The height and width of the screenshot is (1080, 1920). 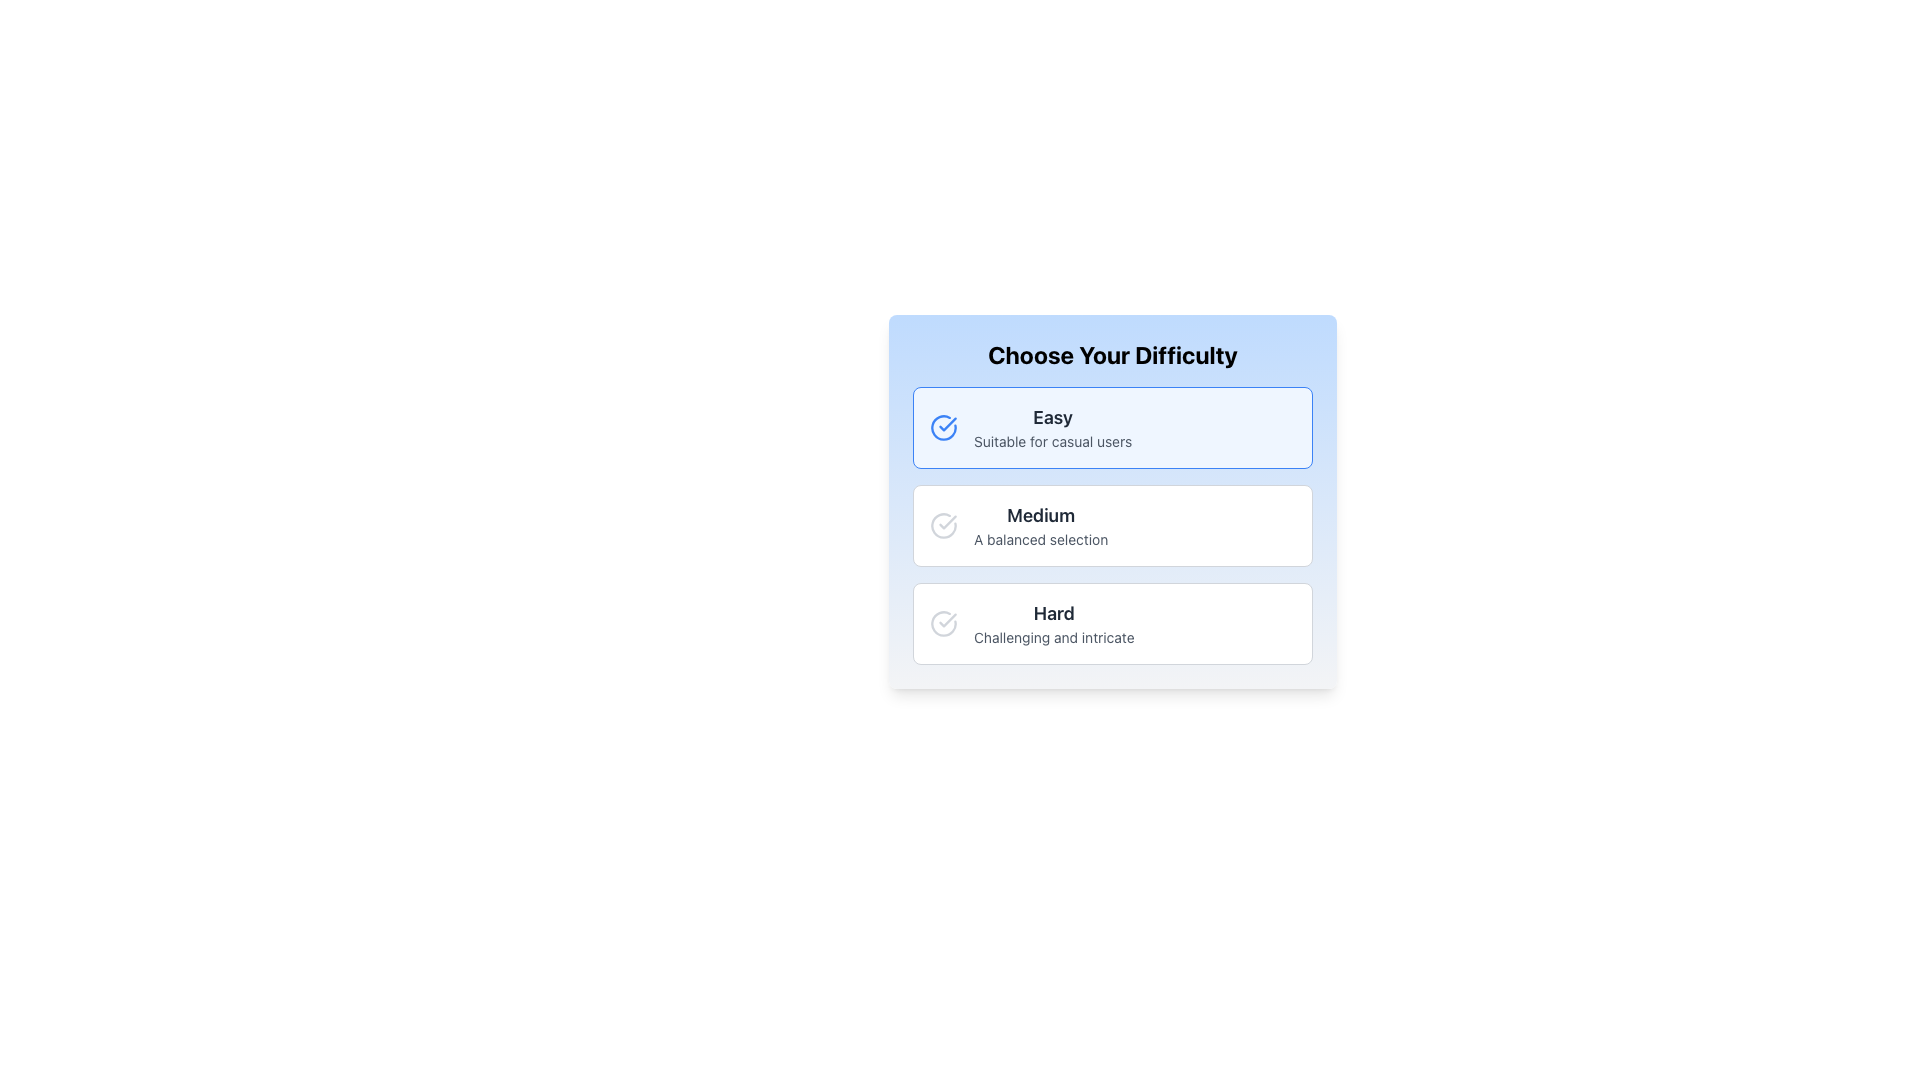 I want to click on the circular icon with a checkmark that represents the 'Easy' option, so click(x=943, y=427).